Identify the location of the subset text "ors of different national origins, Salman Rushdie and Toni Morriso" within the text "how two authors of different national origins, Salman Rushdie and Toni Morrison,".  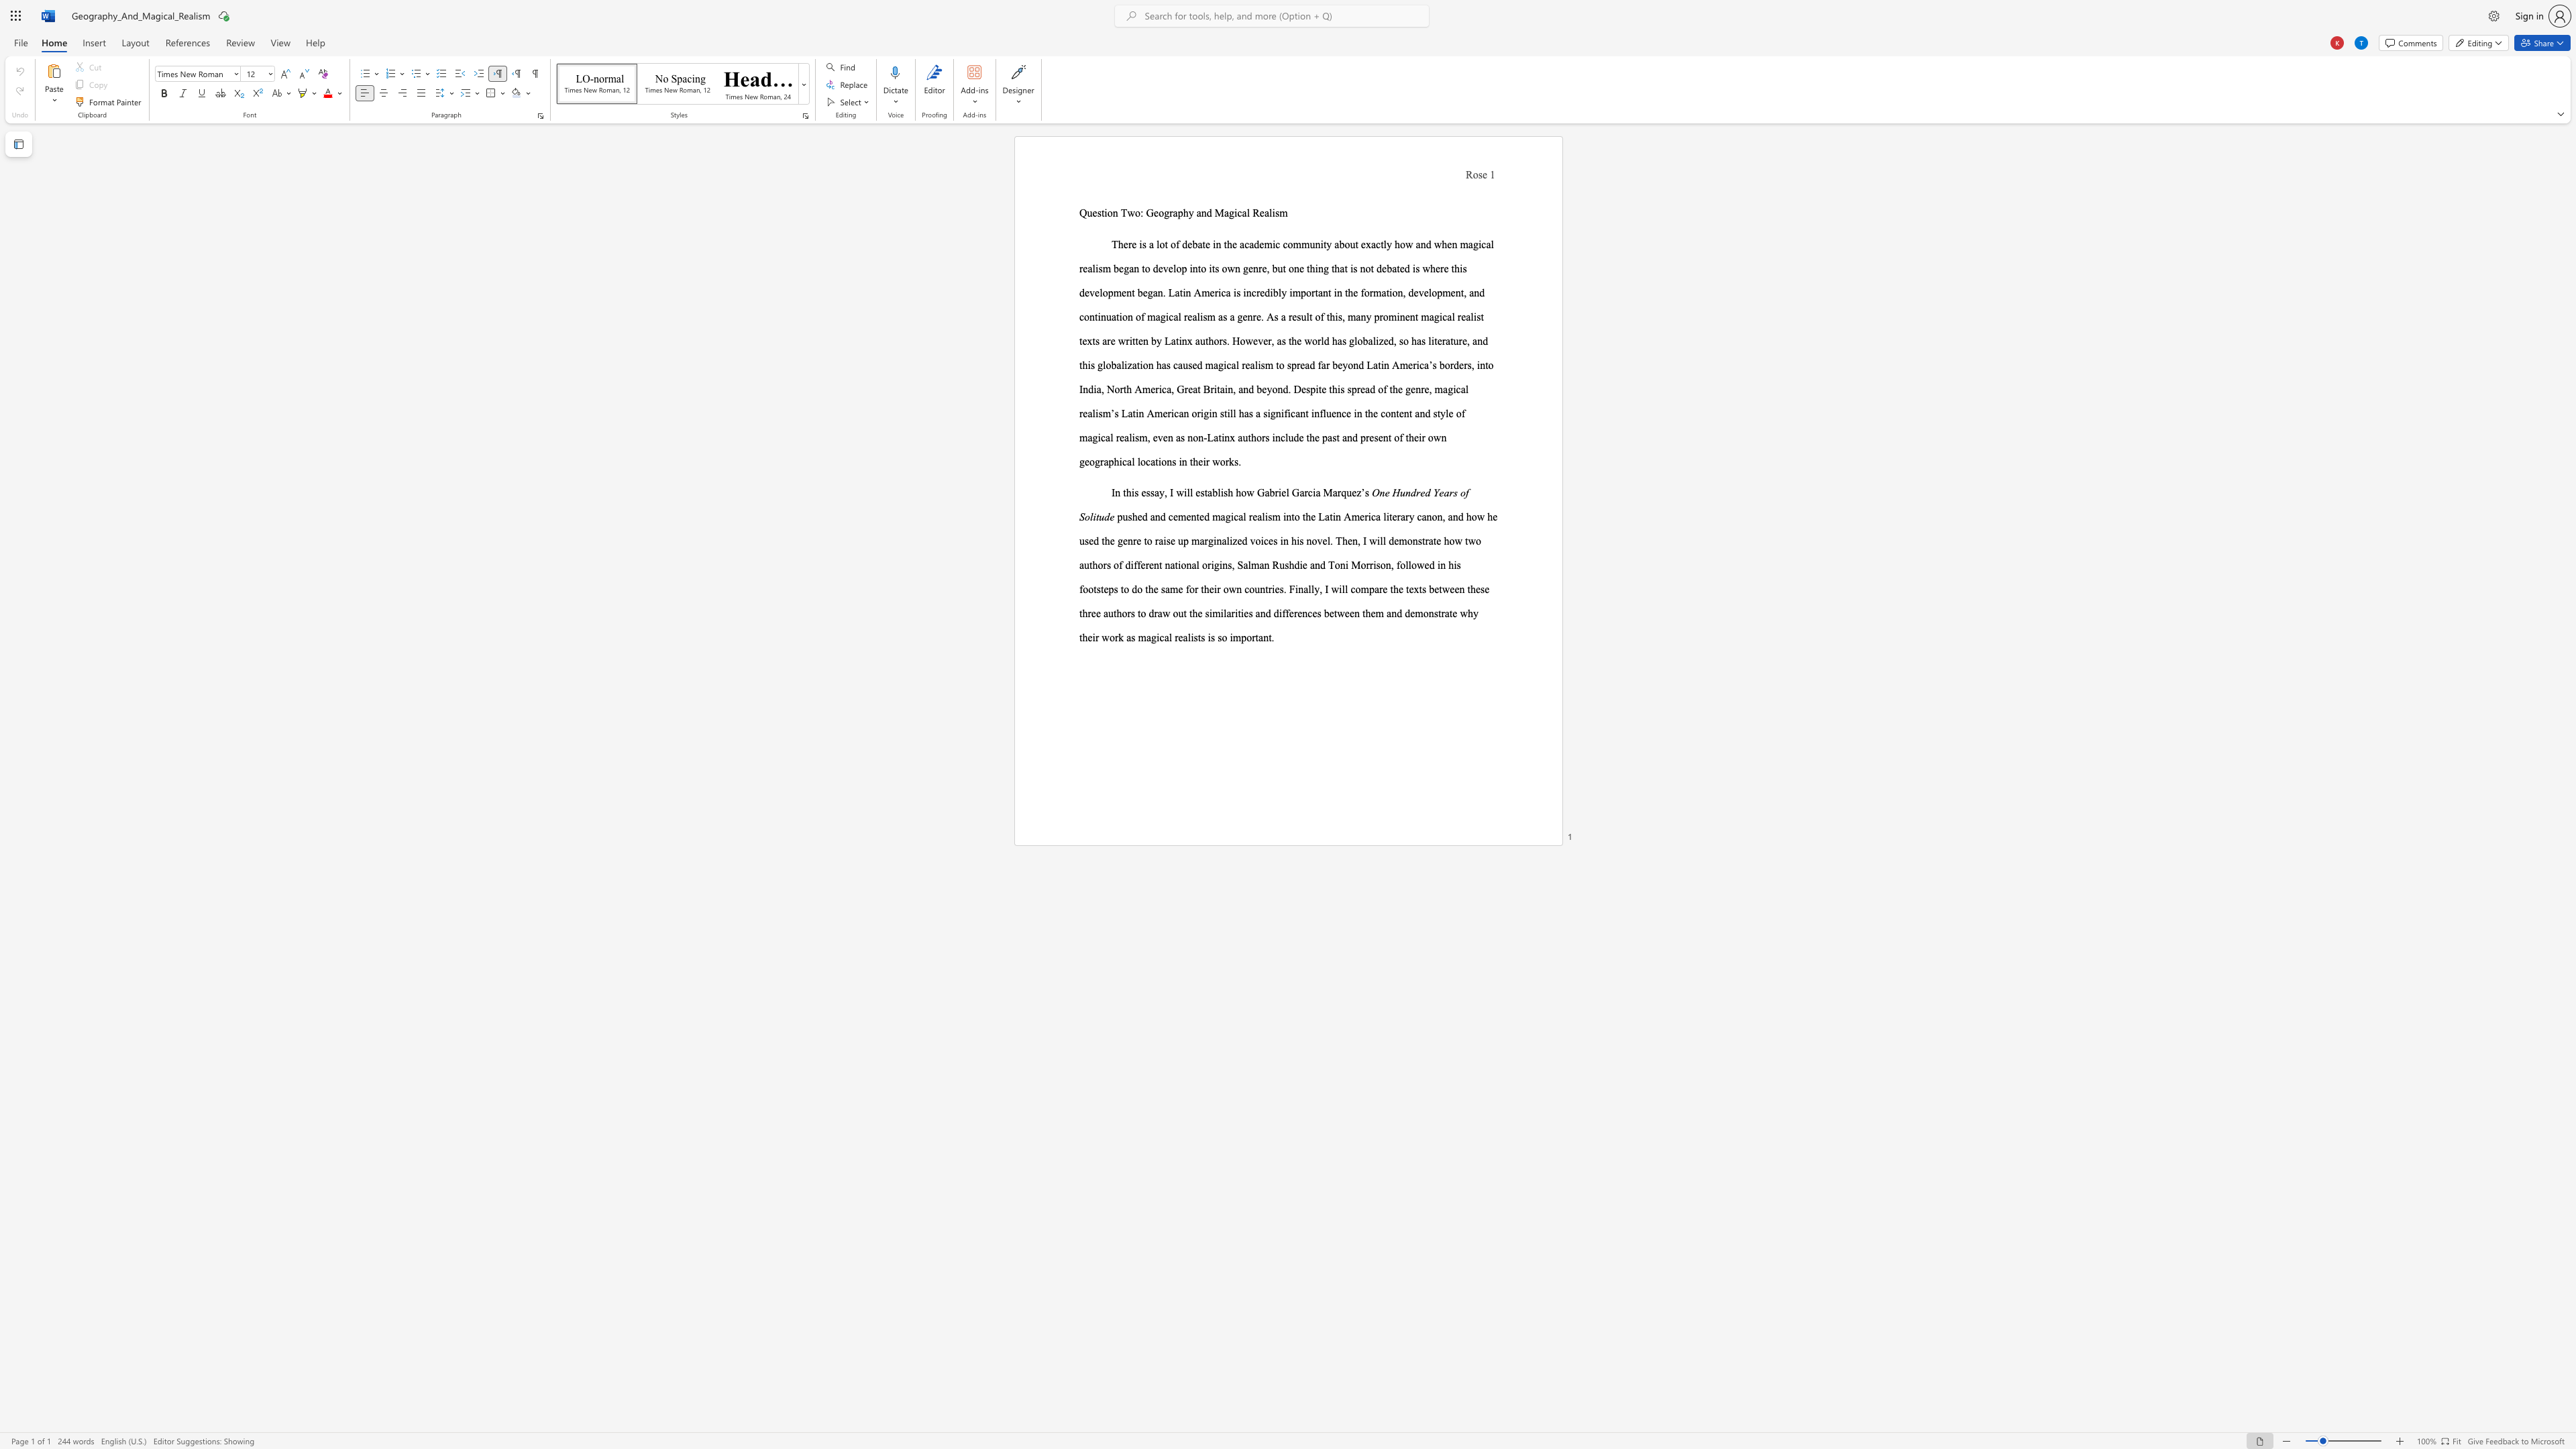
(1097, 564).